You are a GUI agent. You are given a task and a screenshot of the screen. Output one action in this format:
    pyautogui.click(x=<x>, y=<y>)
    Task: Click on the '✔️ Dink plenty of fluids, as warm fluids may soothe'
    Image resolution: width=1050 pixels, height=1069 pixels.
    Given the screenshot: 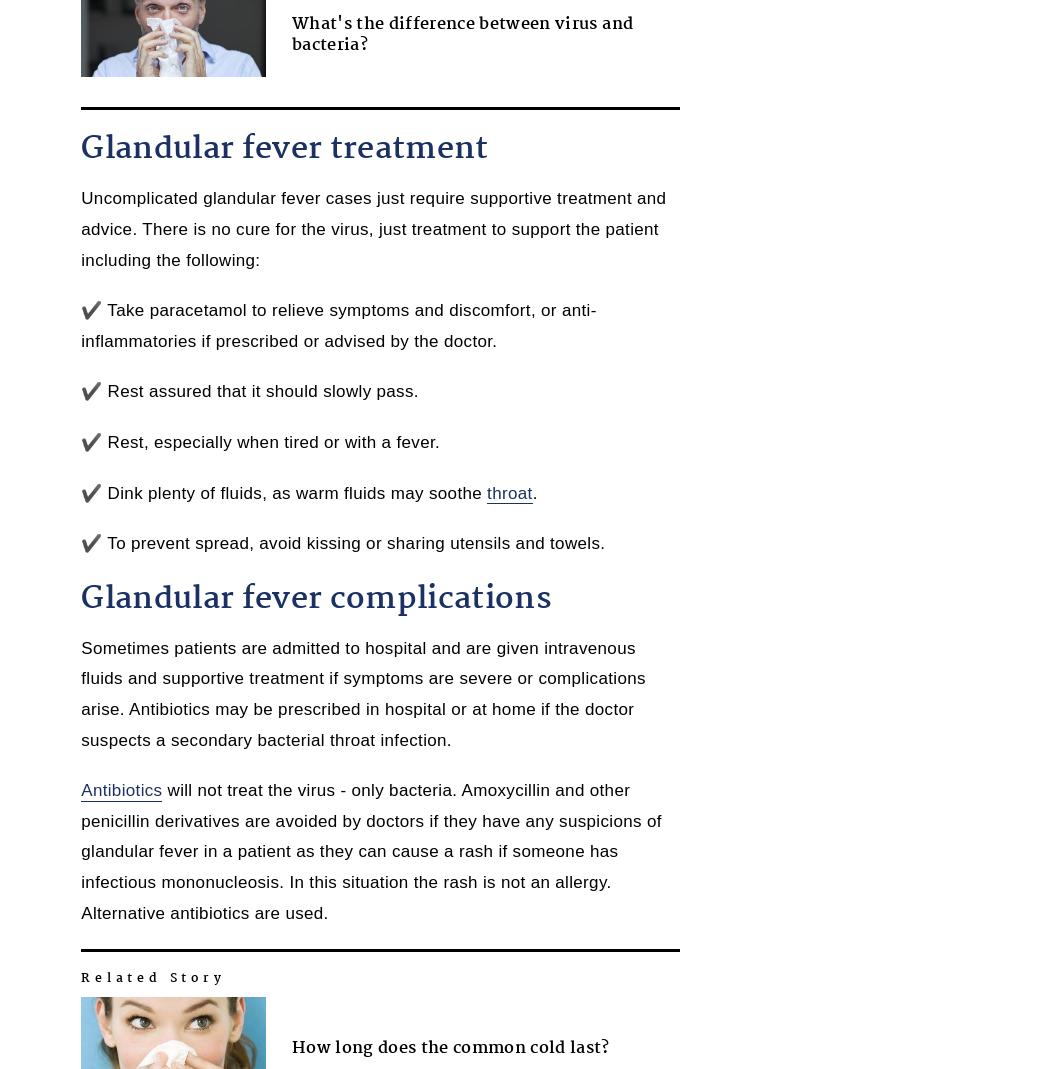 What is the action you would take?
    pyautogui.click(x=80, y=491)
    